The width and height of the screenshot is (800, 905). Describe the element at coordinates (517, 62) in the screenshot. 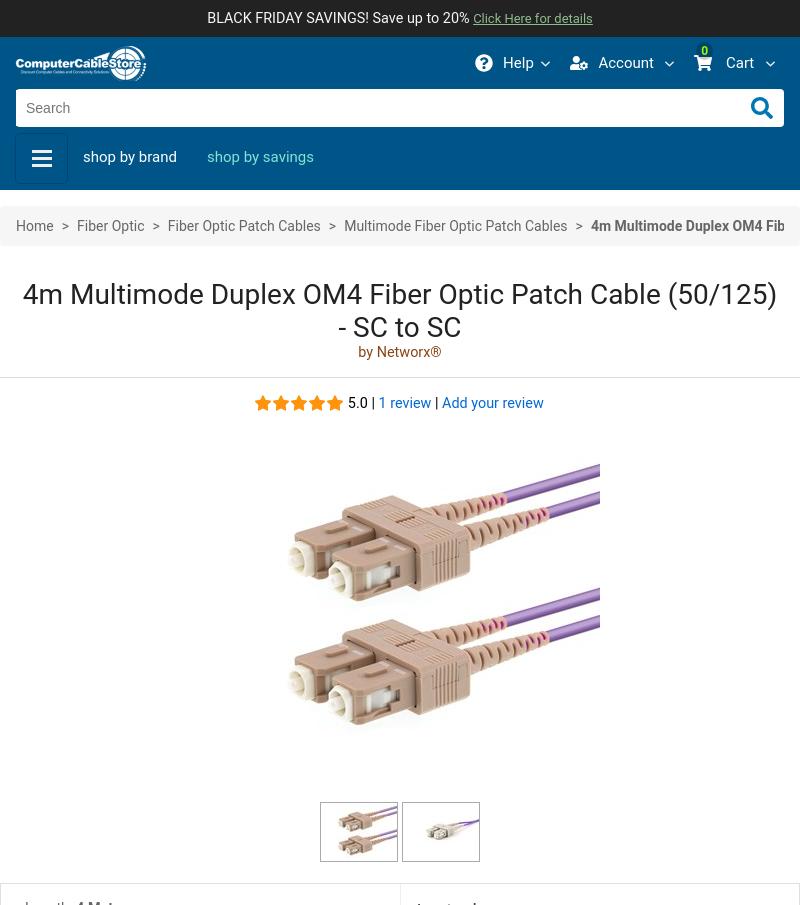

I see `'Help'` at that location.